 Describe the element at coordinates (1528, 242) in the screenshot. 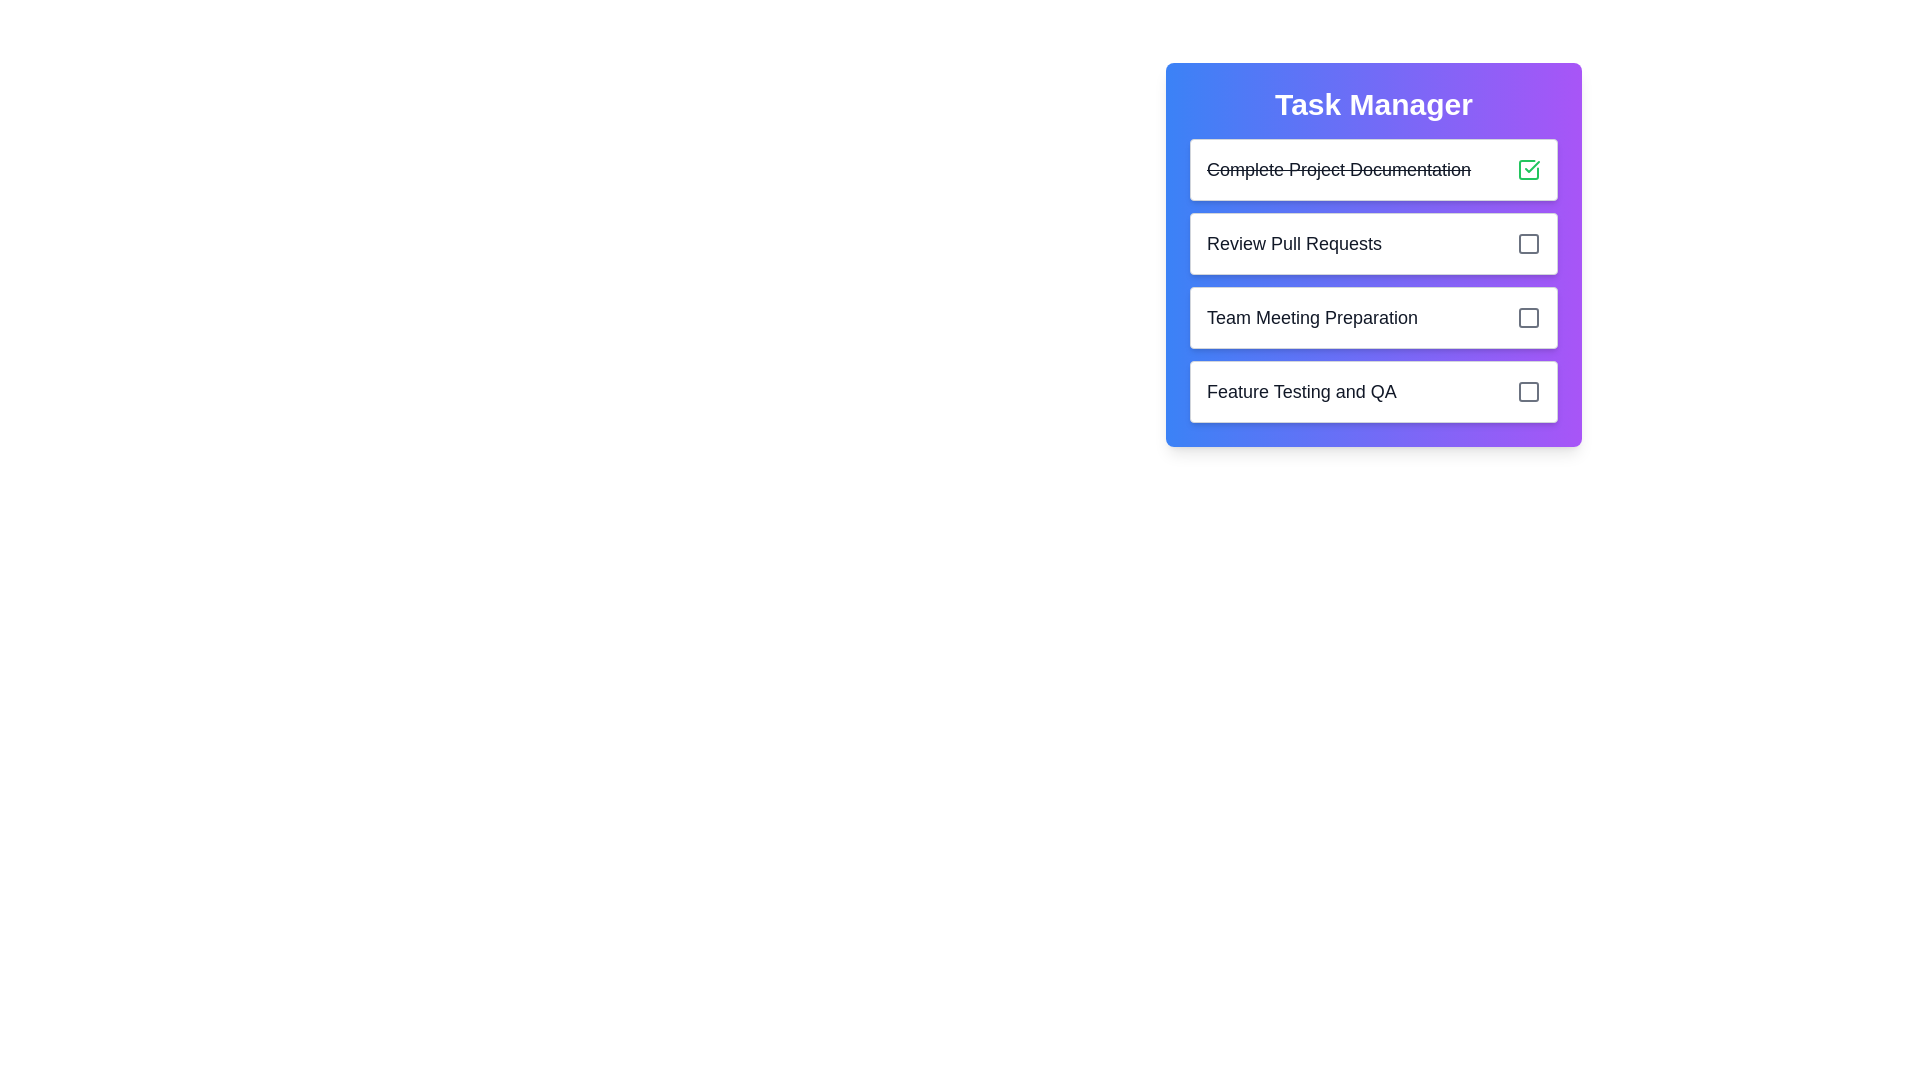

I see `the compact checkbox at the right end of the second task row` at that location.